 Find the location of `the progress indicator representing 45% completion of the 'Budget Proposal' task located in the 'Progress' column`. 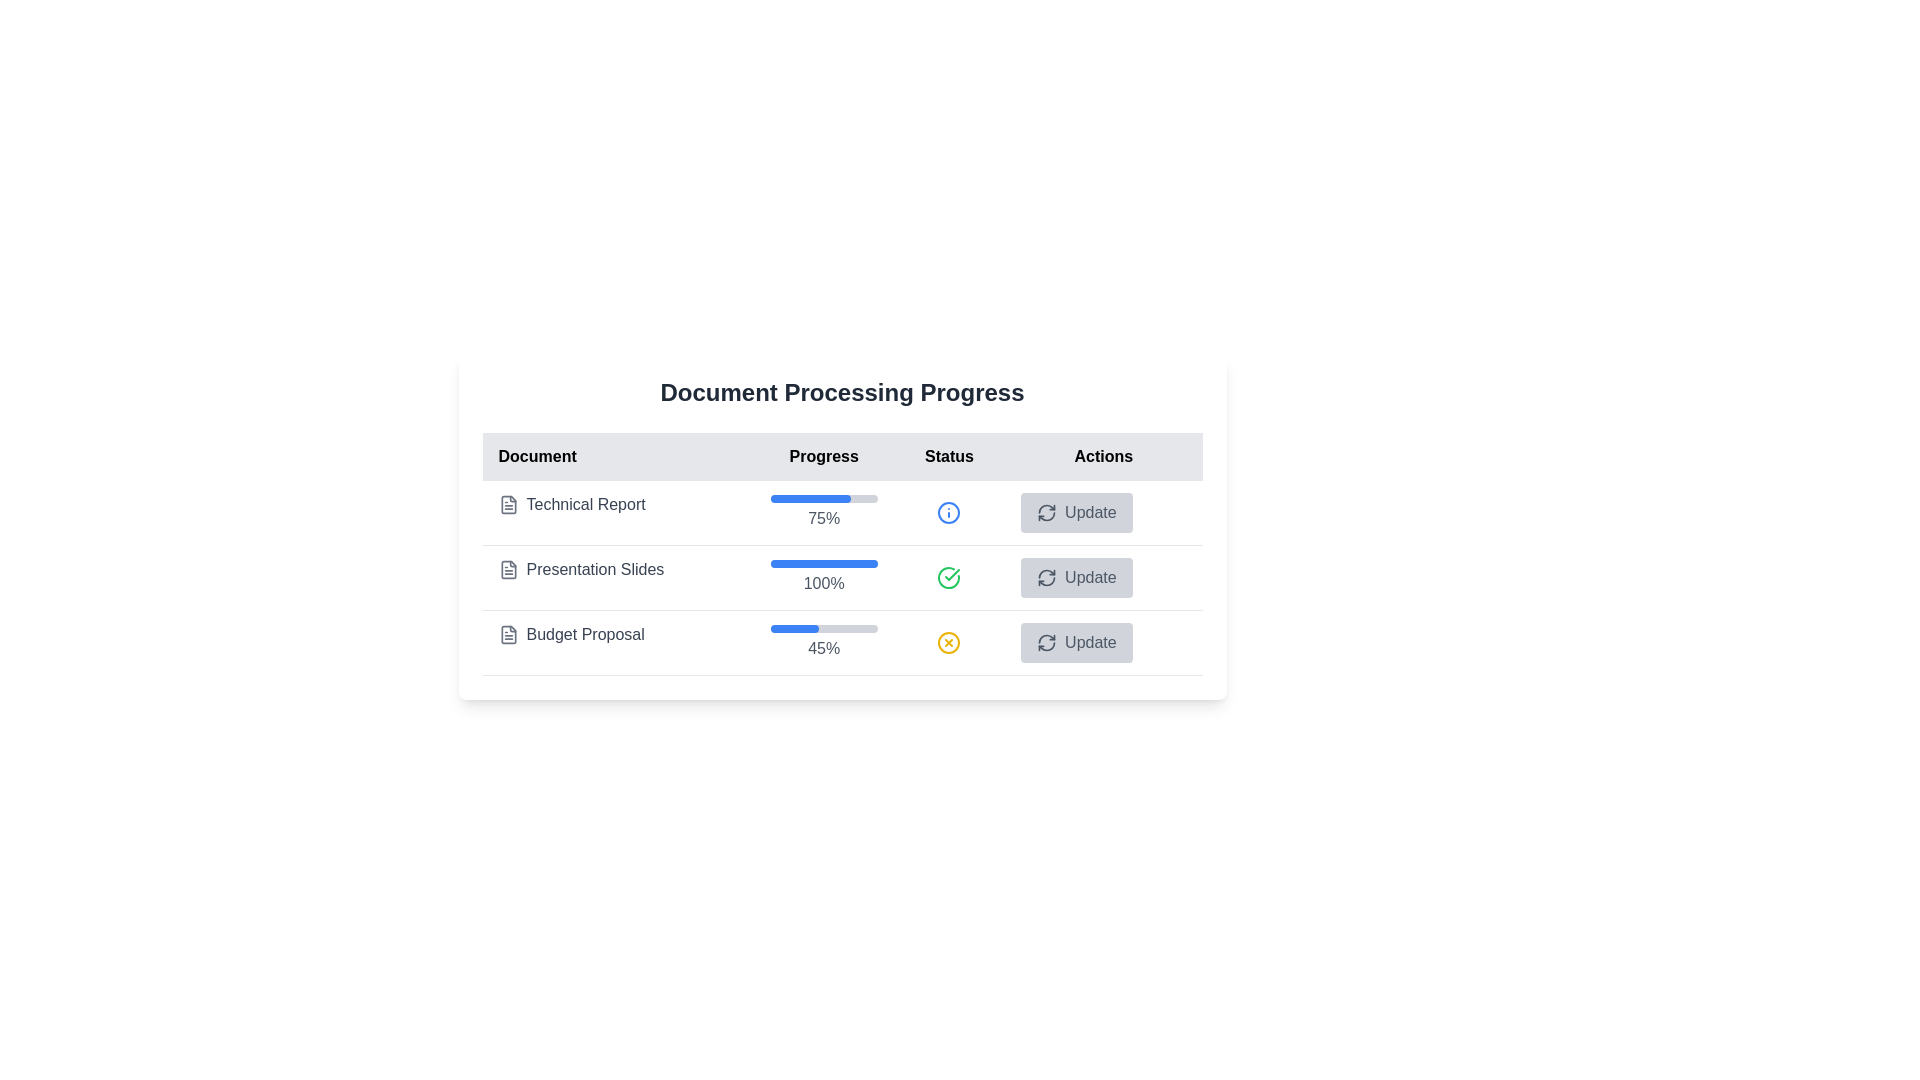

the progress indicator representing 45% completion of the 'Budget Proposal' task located in the 'Progress' column is located at coordinates (793, 627).